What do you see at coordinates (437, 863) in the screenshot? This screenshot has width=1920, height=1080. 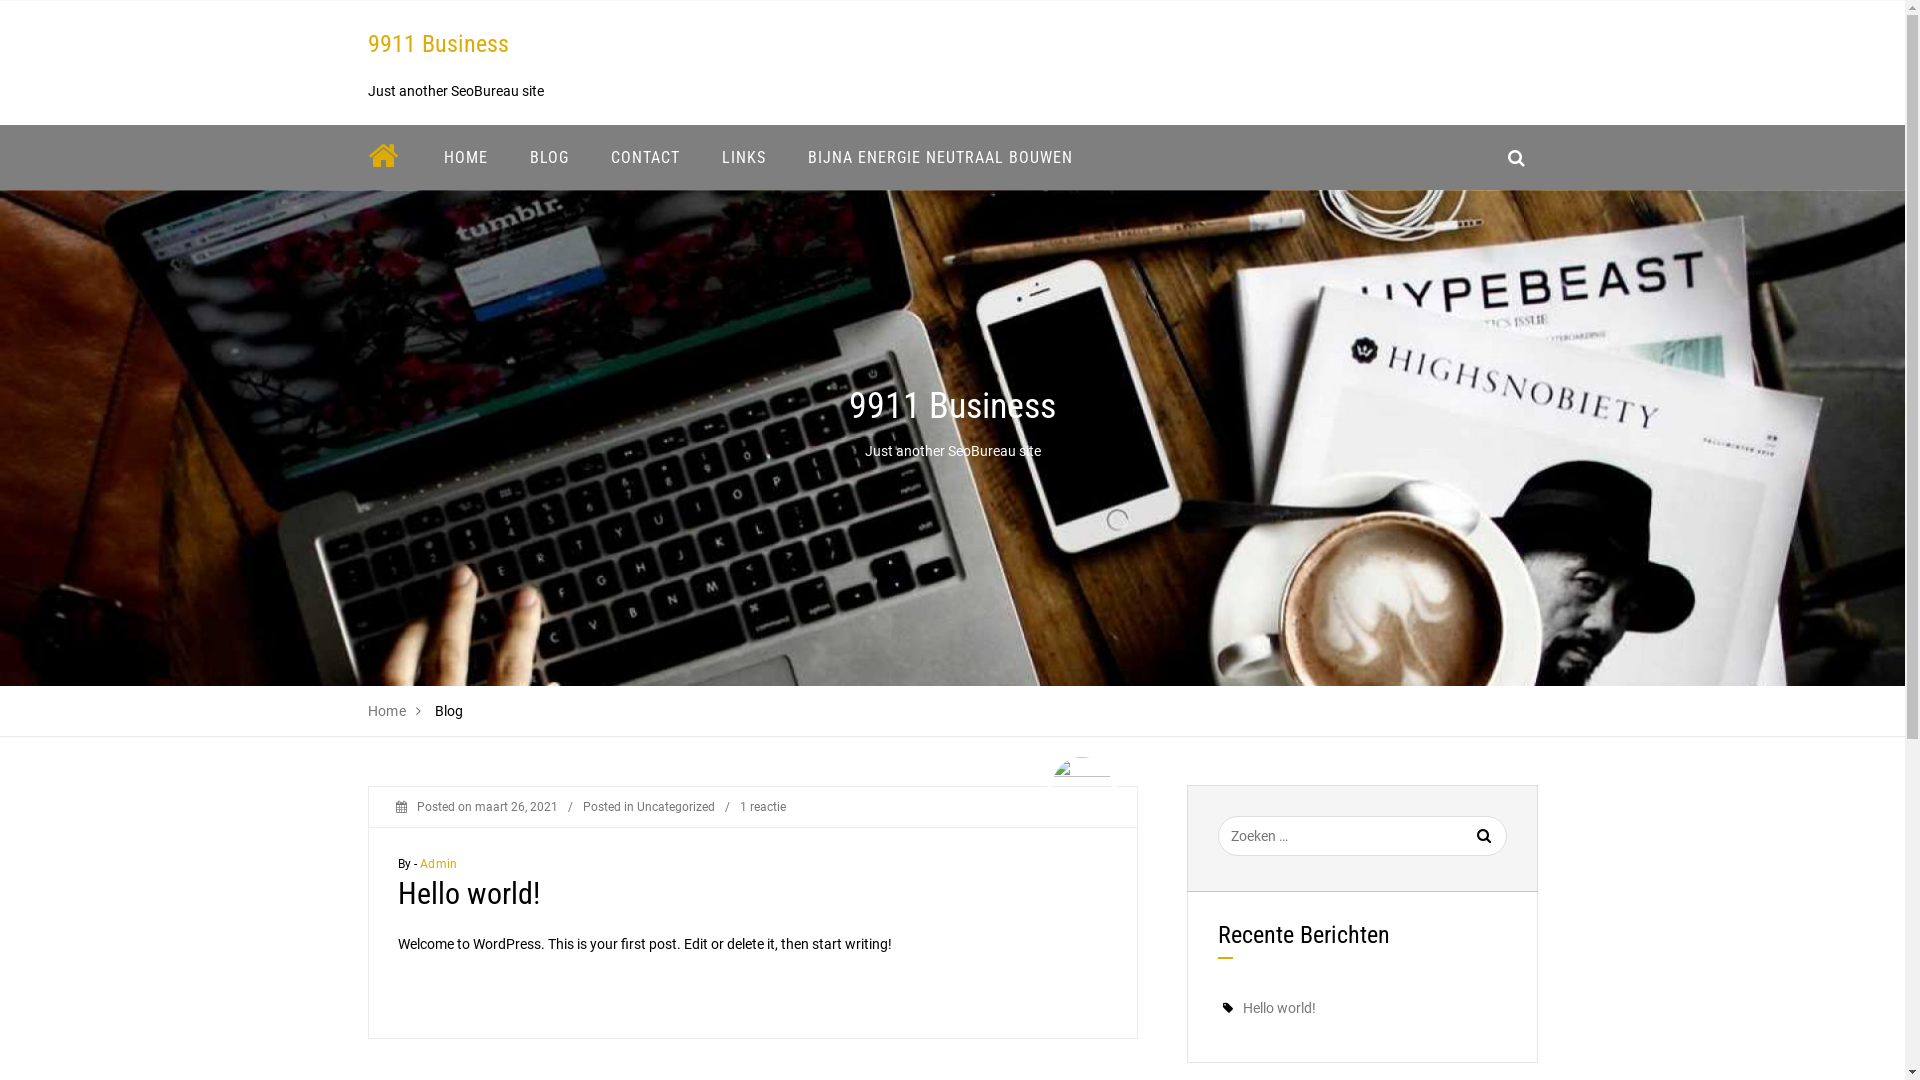 I see `'Admin'` at bounding box center [437, 863].